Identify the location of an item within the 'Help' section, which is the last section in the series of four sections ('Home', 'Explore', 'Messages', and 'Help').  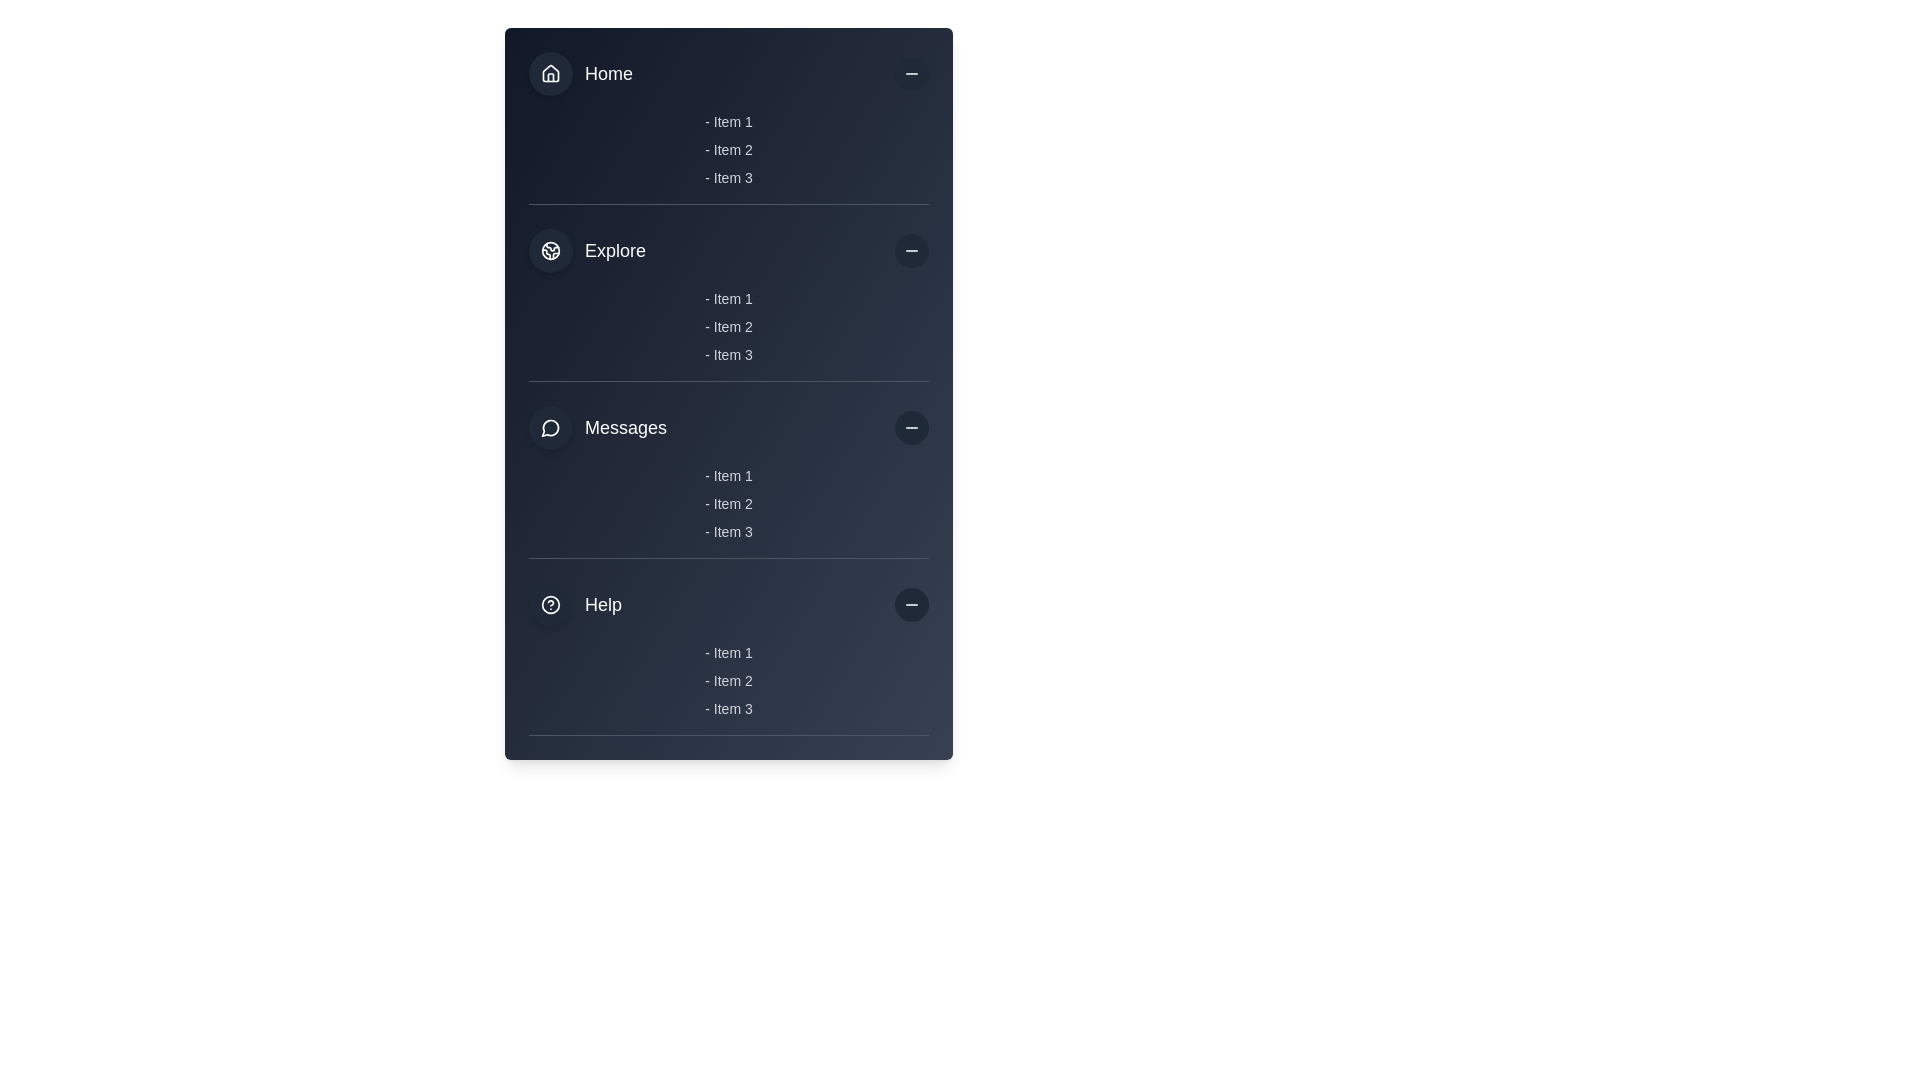
(728, 659).